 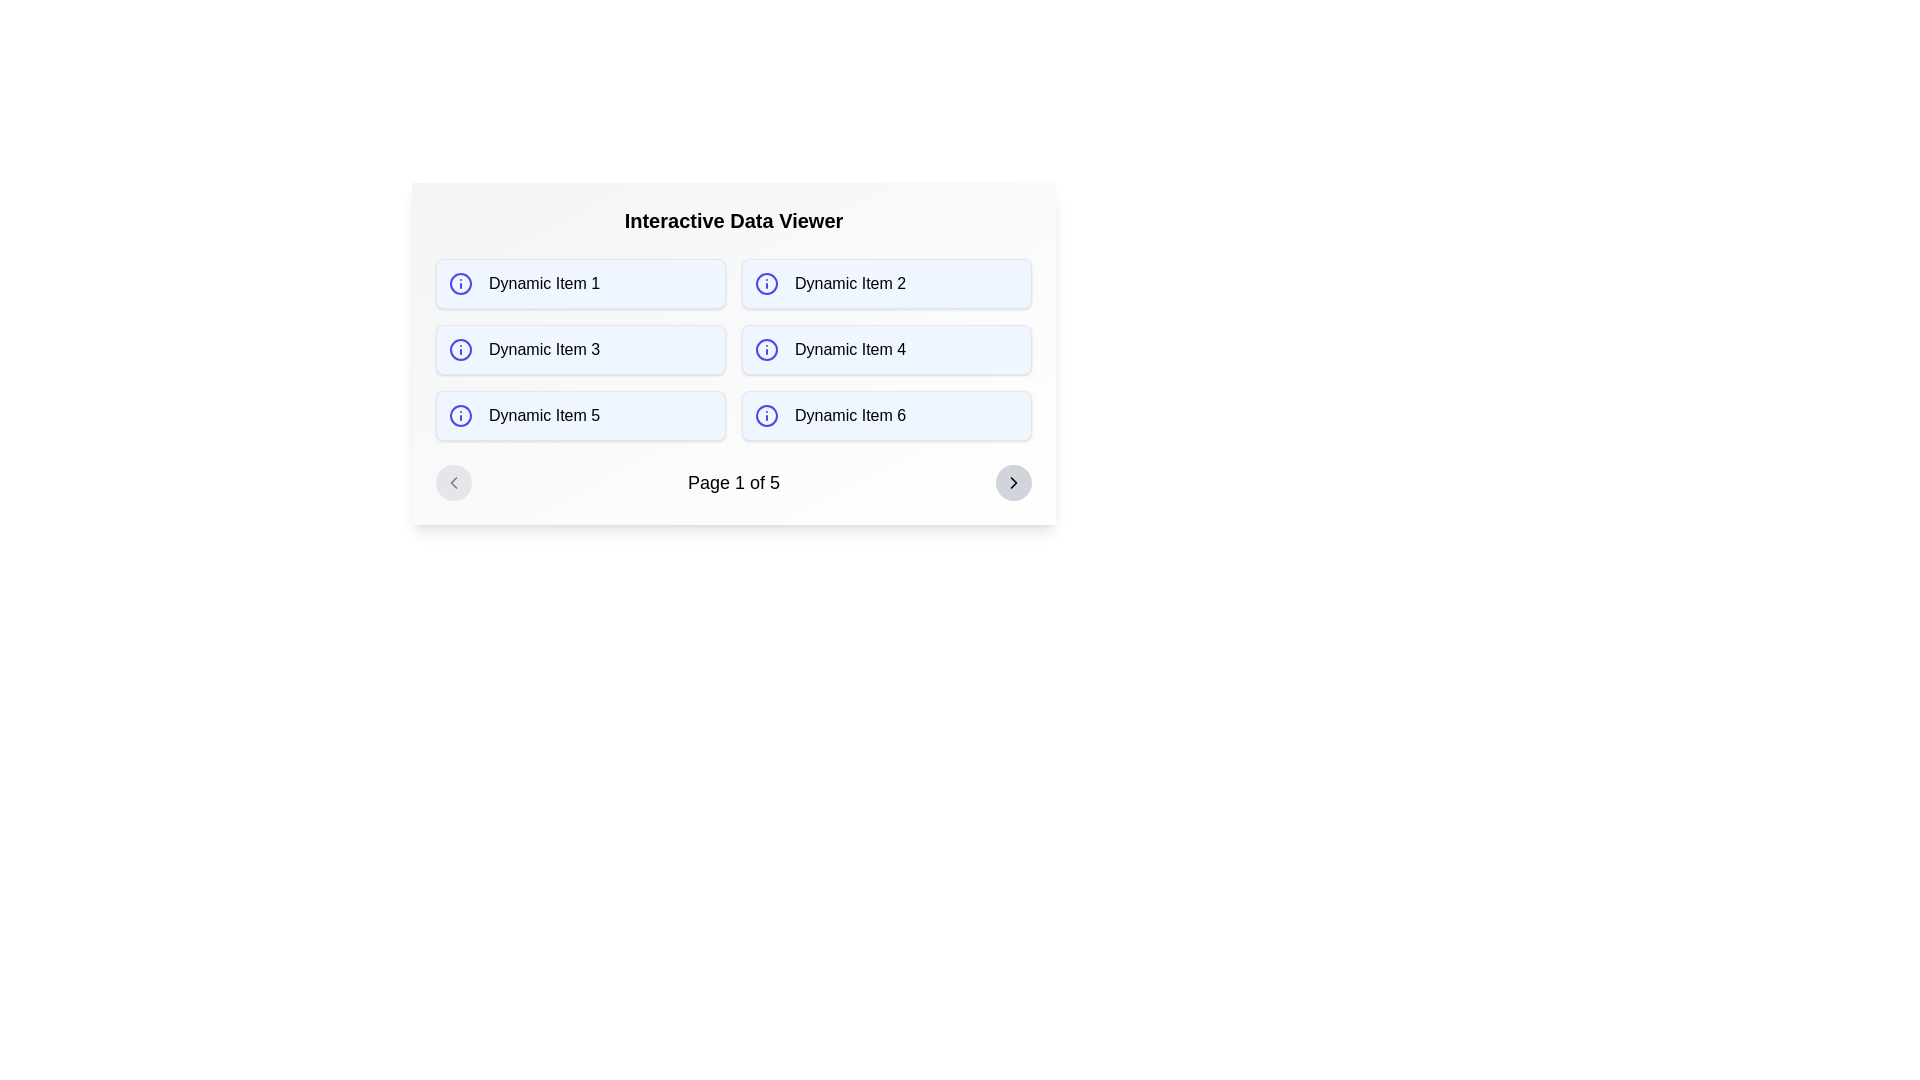 I want to click on the icon that serves as an indicator for additional information associated with 'Dynamic Item 6', located in the bottom right corner of the button in the 2x3 grid under 'Interactive Data Viewer', so click(x=766, y=415).